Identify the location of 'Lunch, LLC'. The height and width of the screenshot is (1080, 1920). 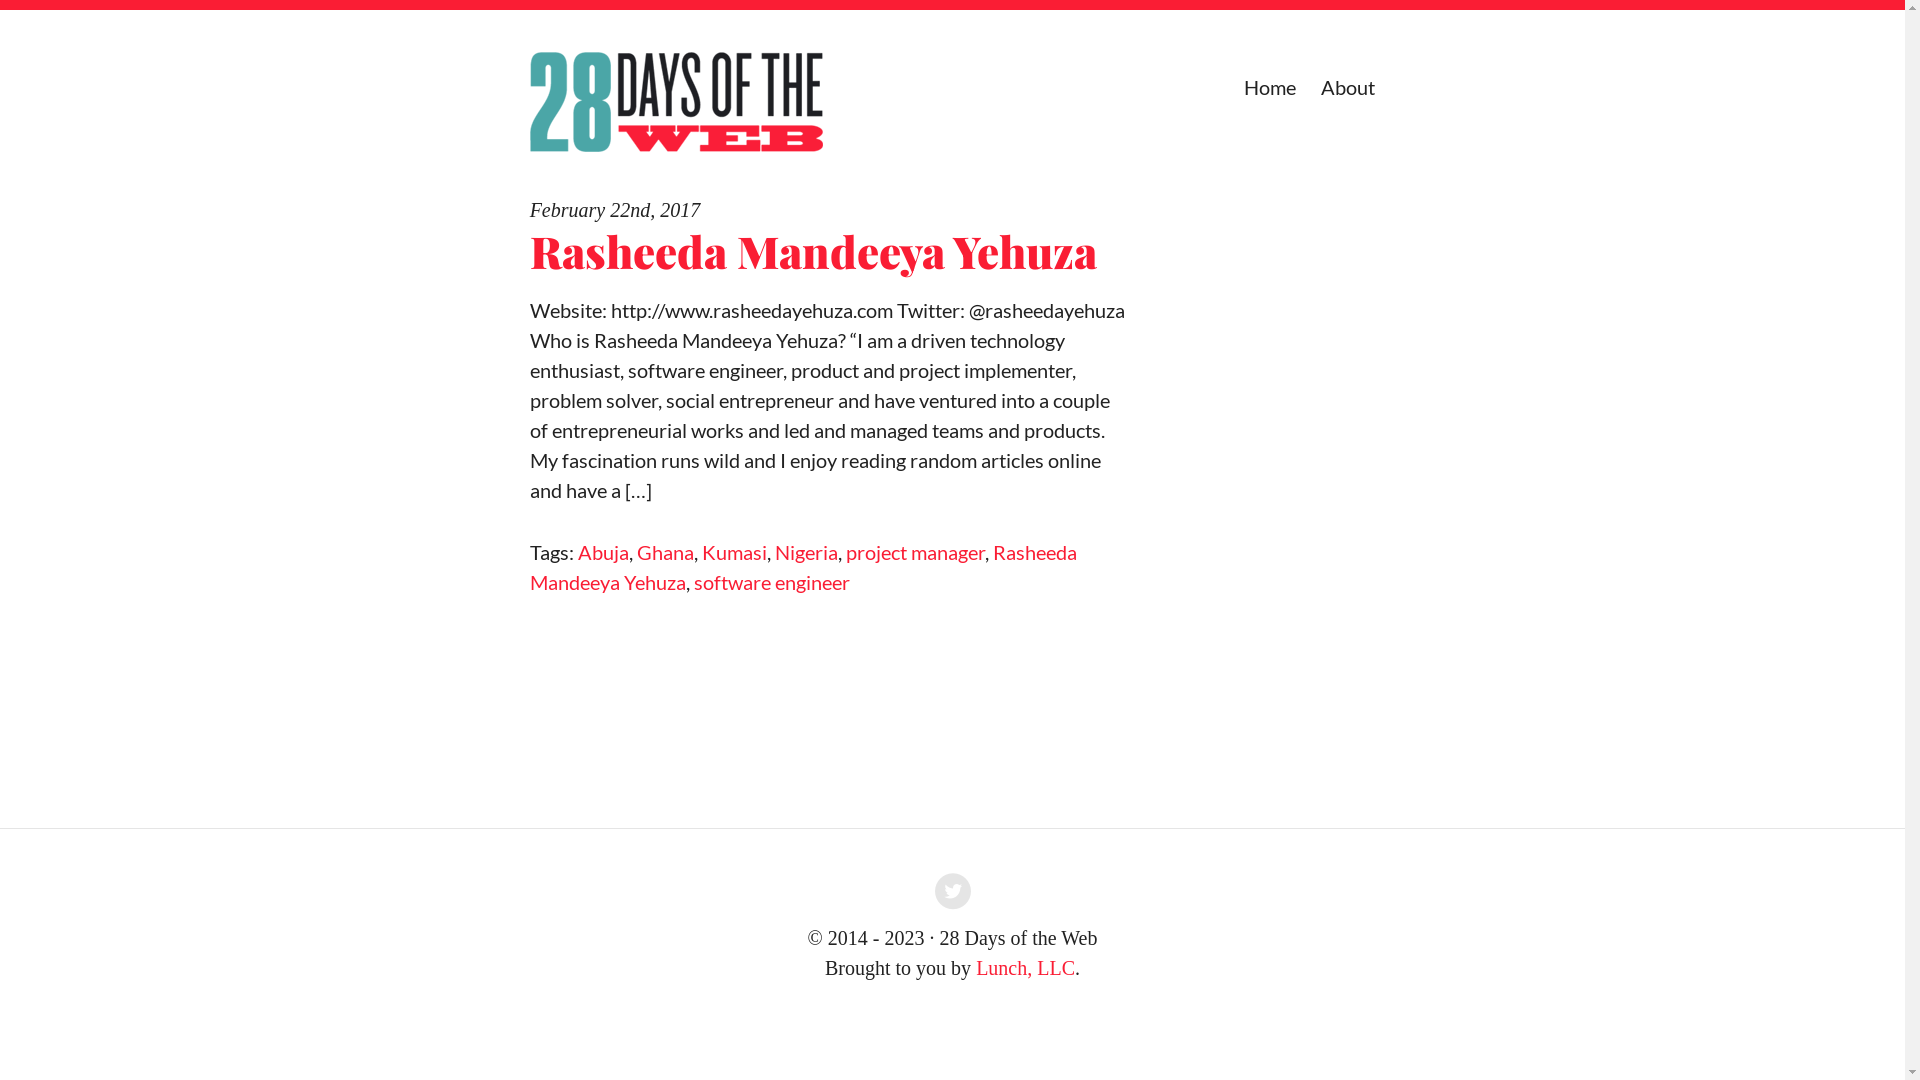
(1025, 967).